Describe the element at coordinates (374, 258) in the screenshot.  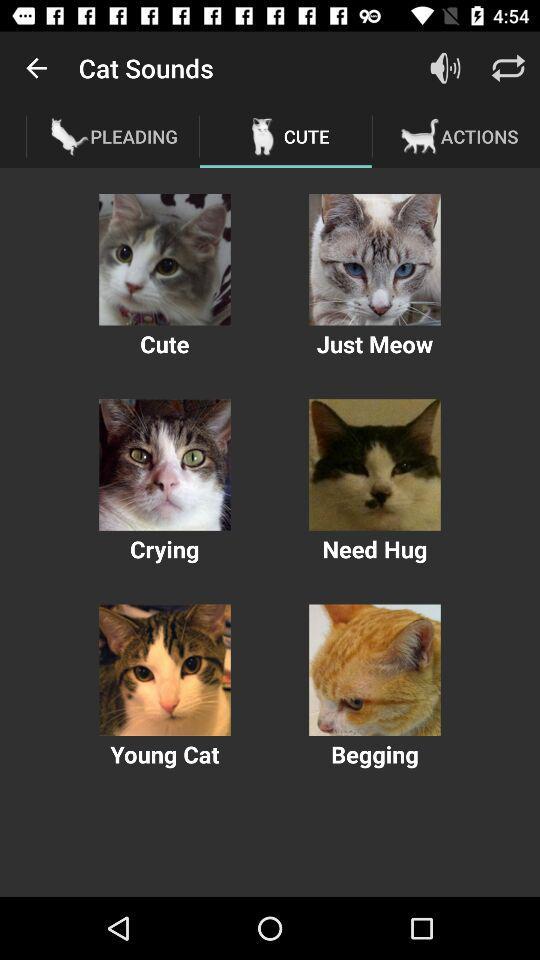
I see `cat photo` at that location.